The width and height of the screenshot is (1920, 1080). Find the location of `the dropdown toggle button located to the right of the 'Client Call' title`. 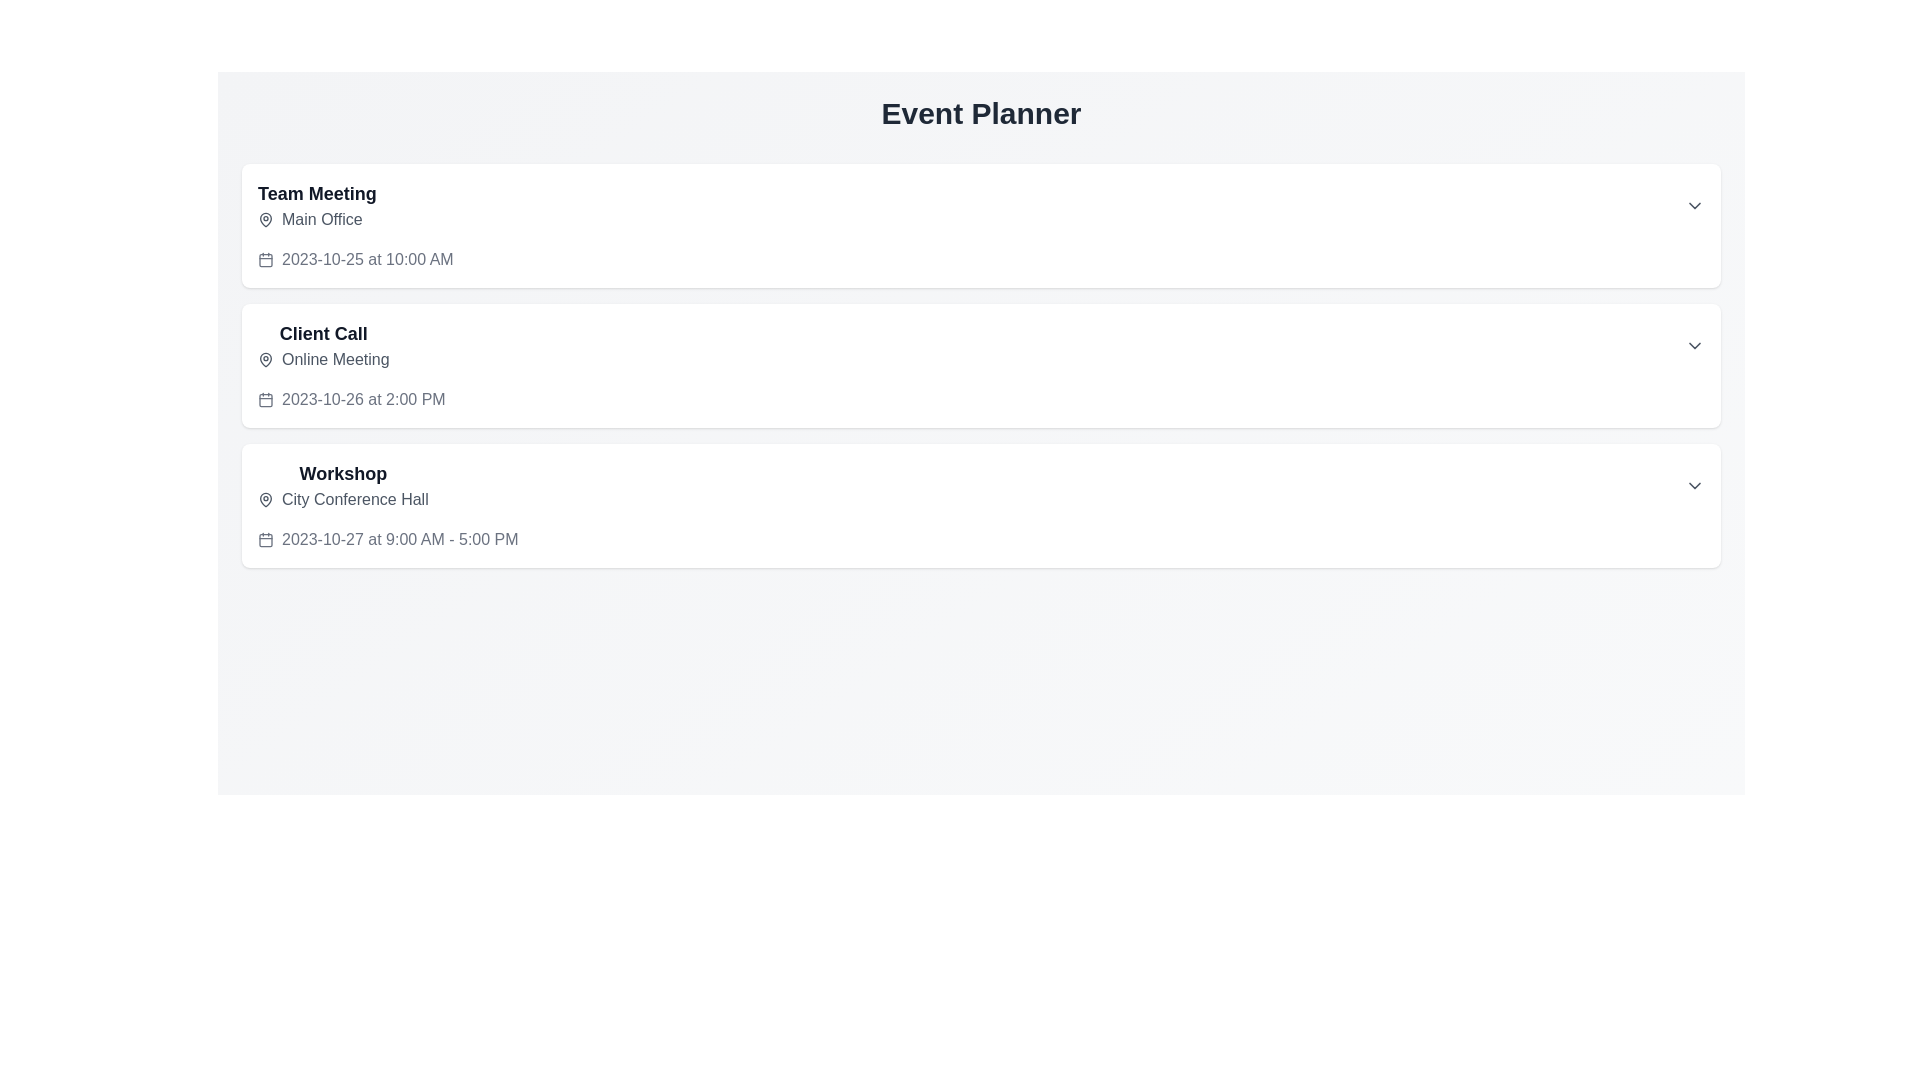

the dropdown toggle button located to the right of the 'Client Call' title is located at coordinates (1693, 345).